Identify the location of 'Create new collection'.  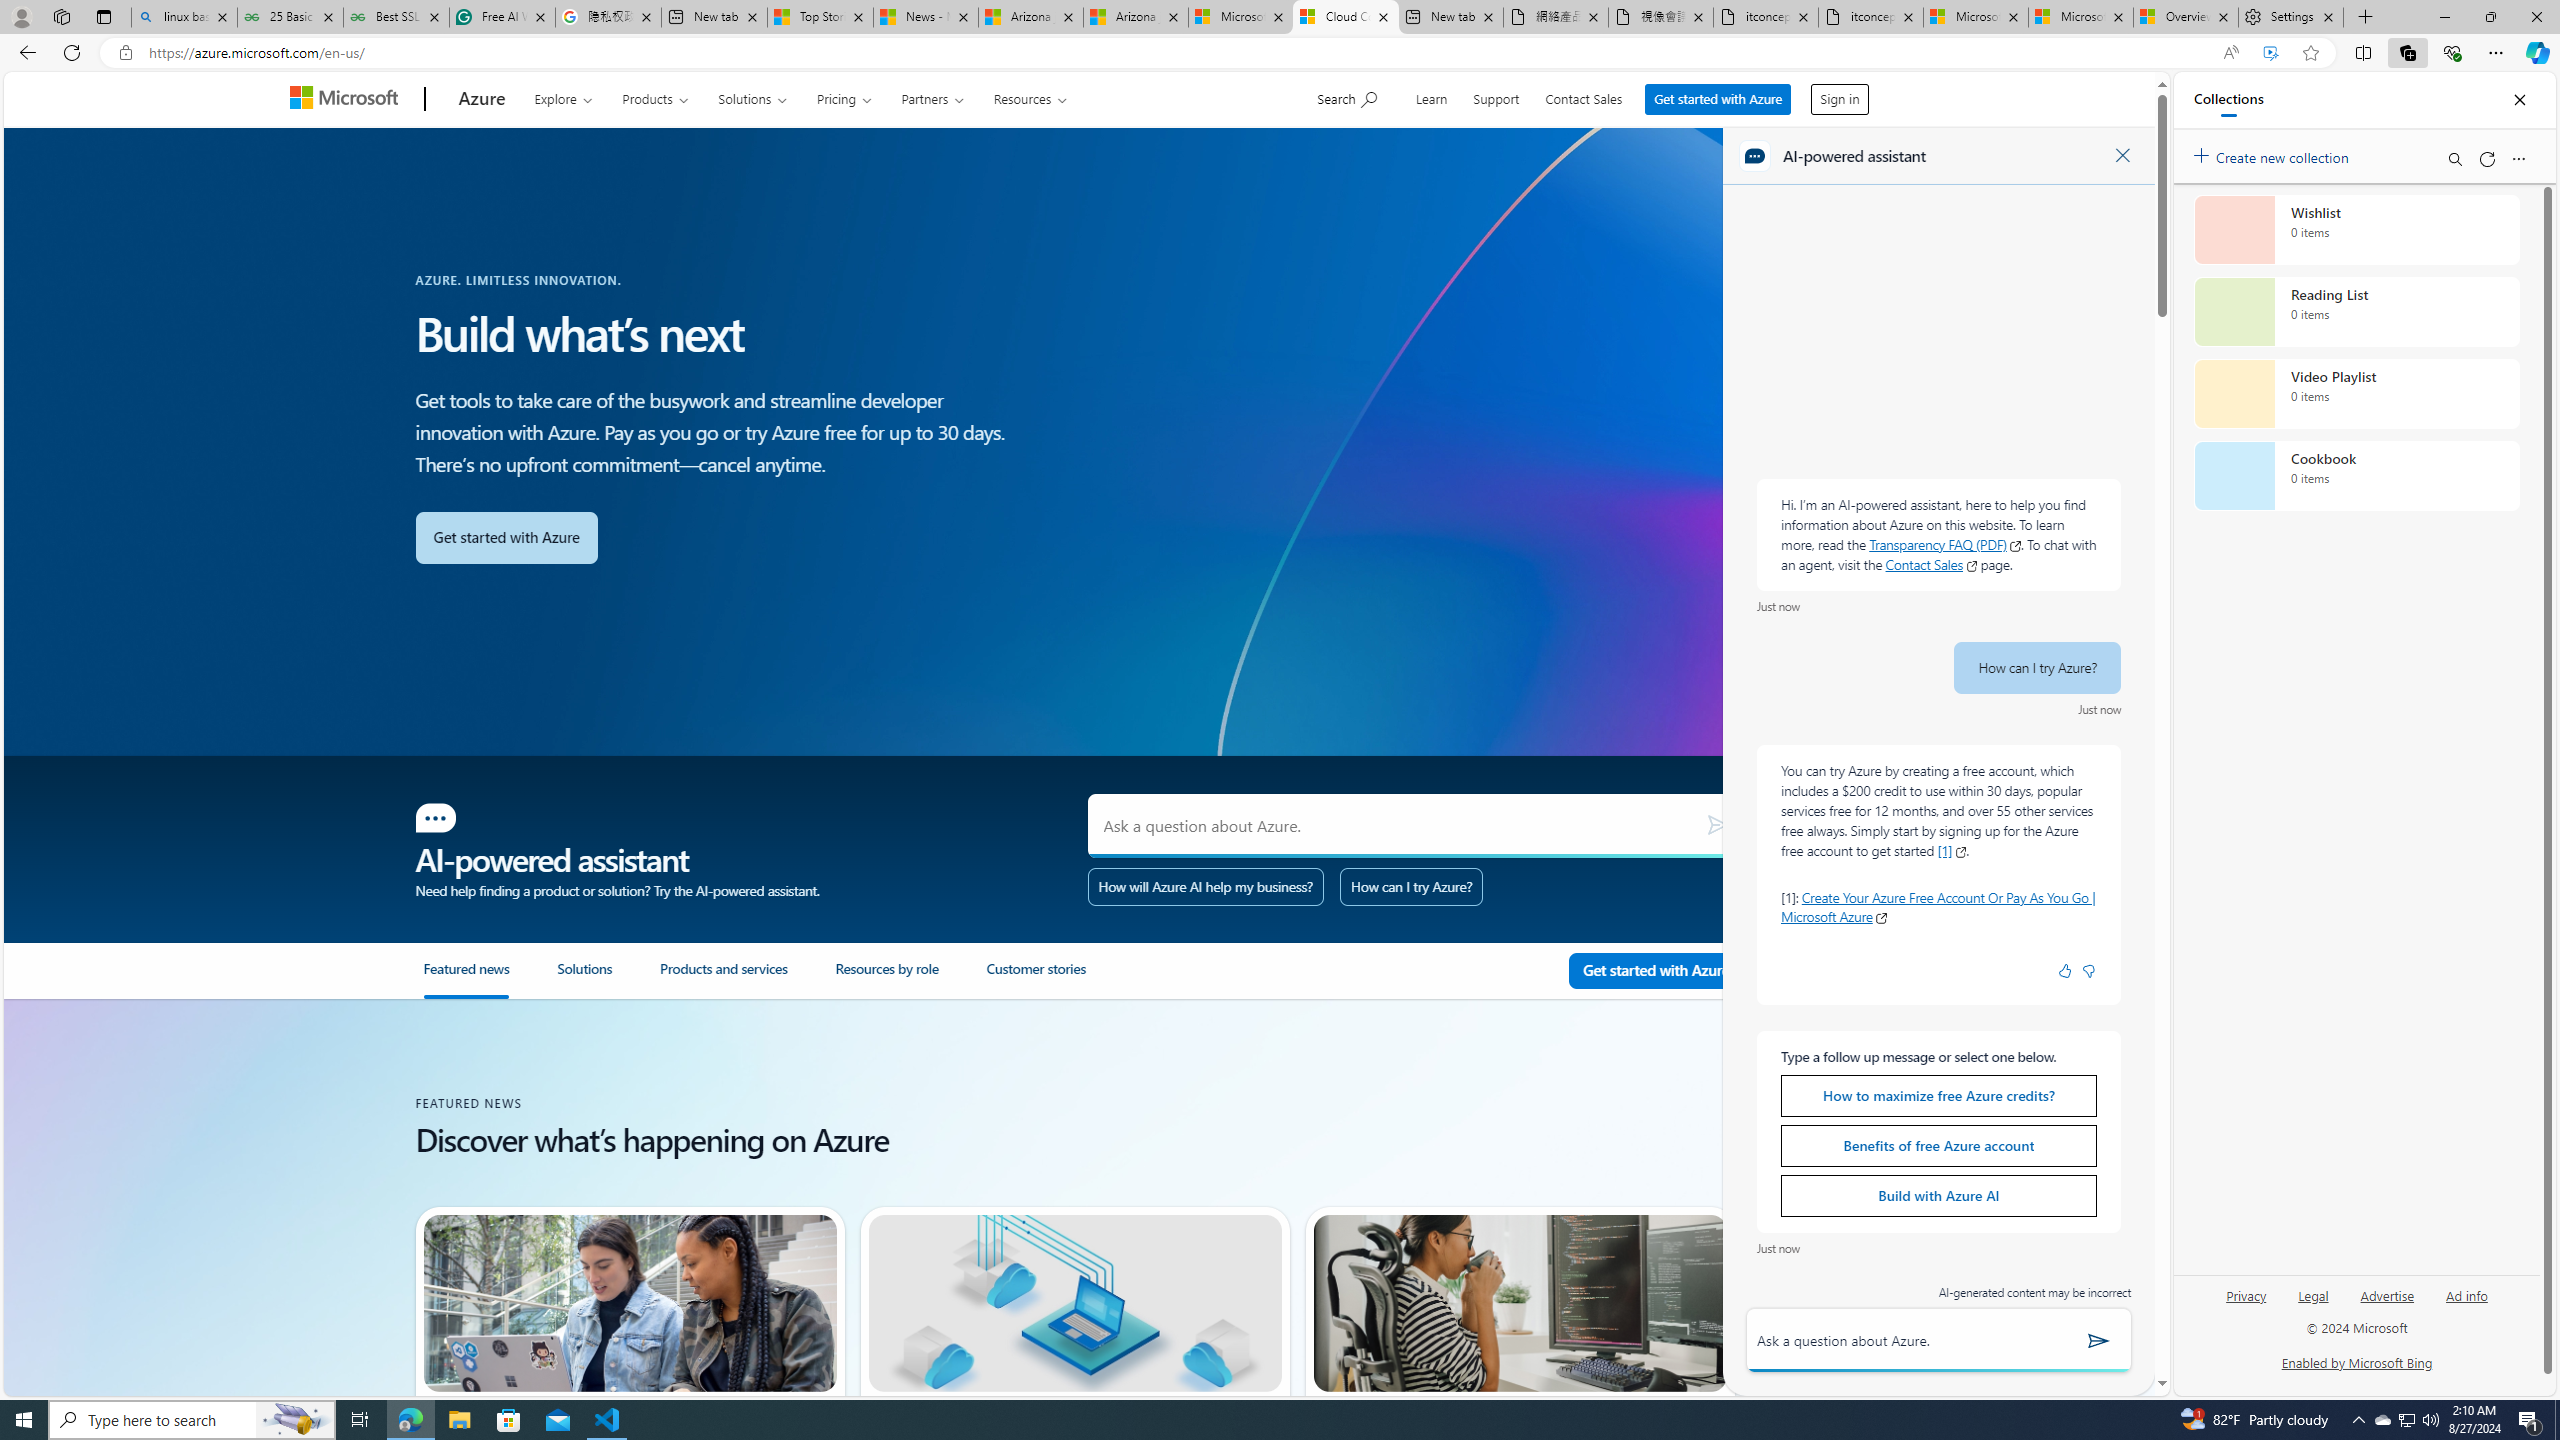
(2274, 153).